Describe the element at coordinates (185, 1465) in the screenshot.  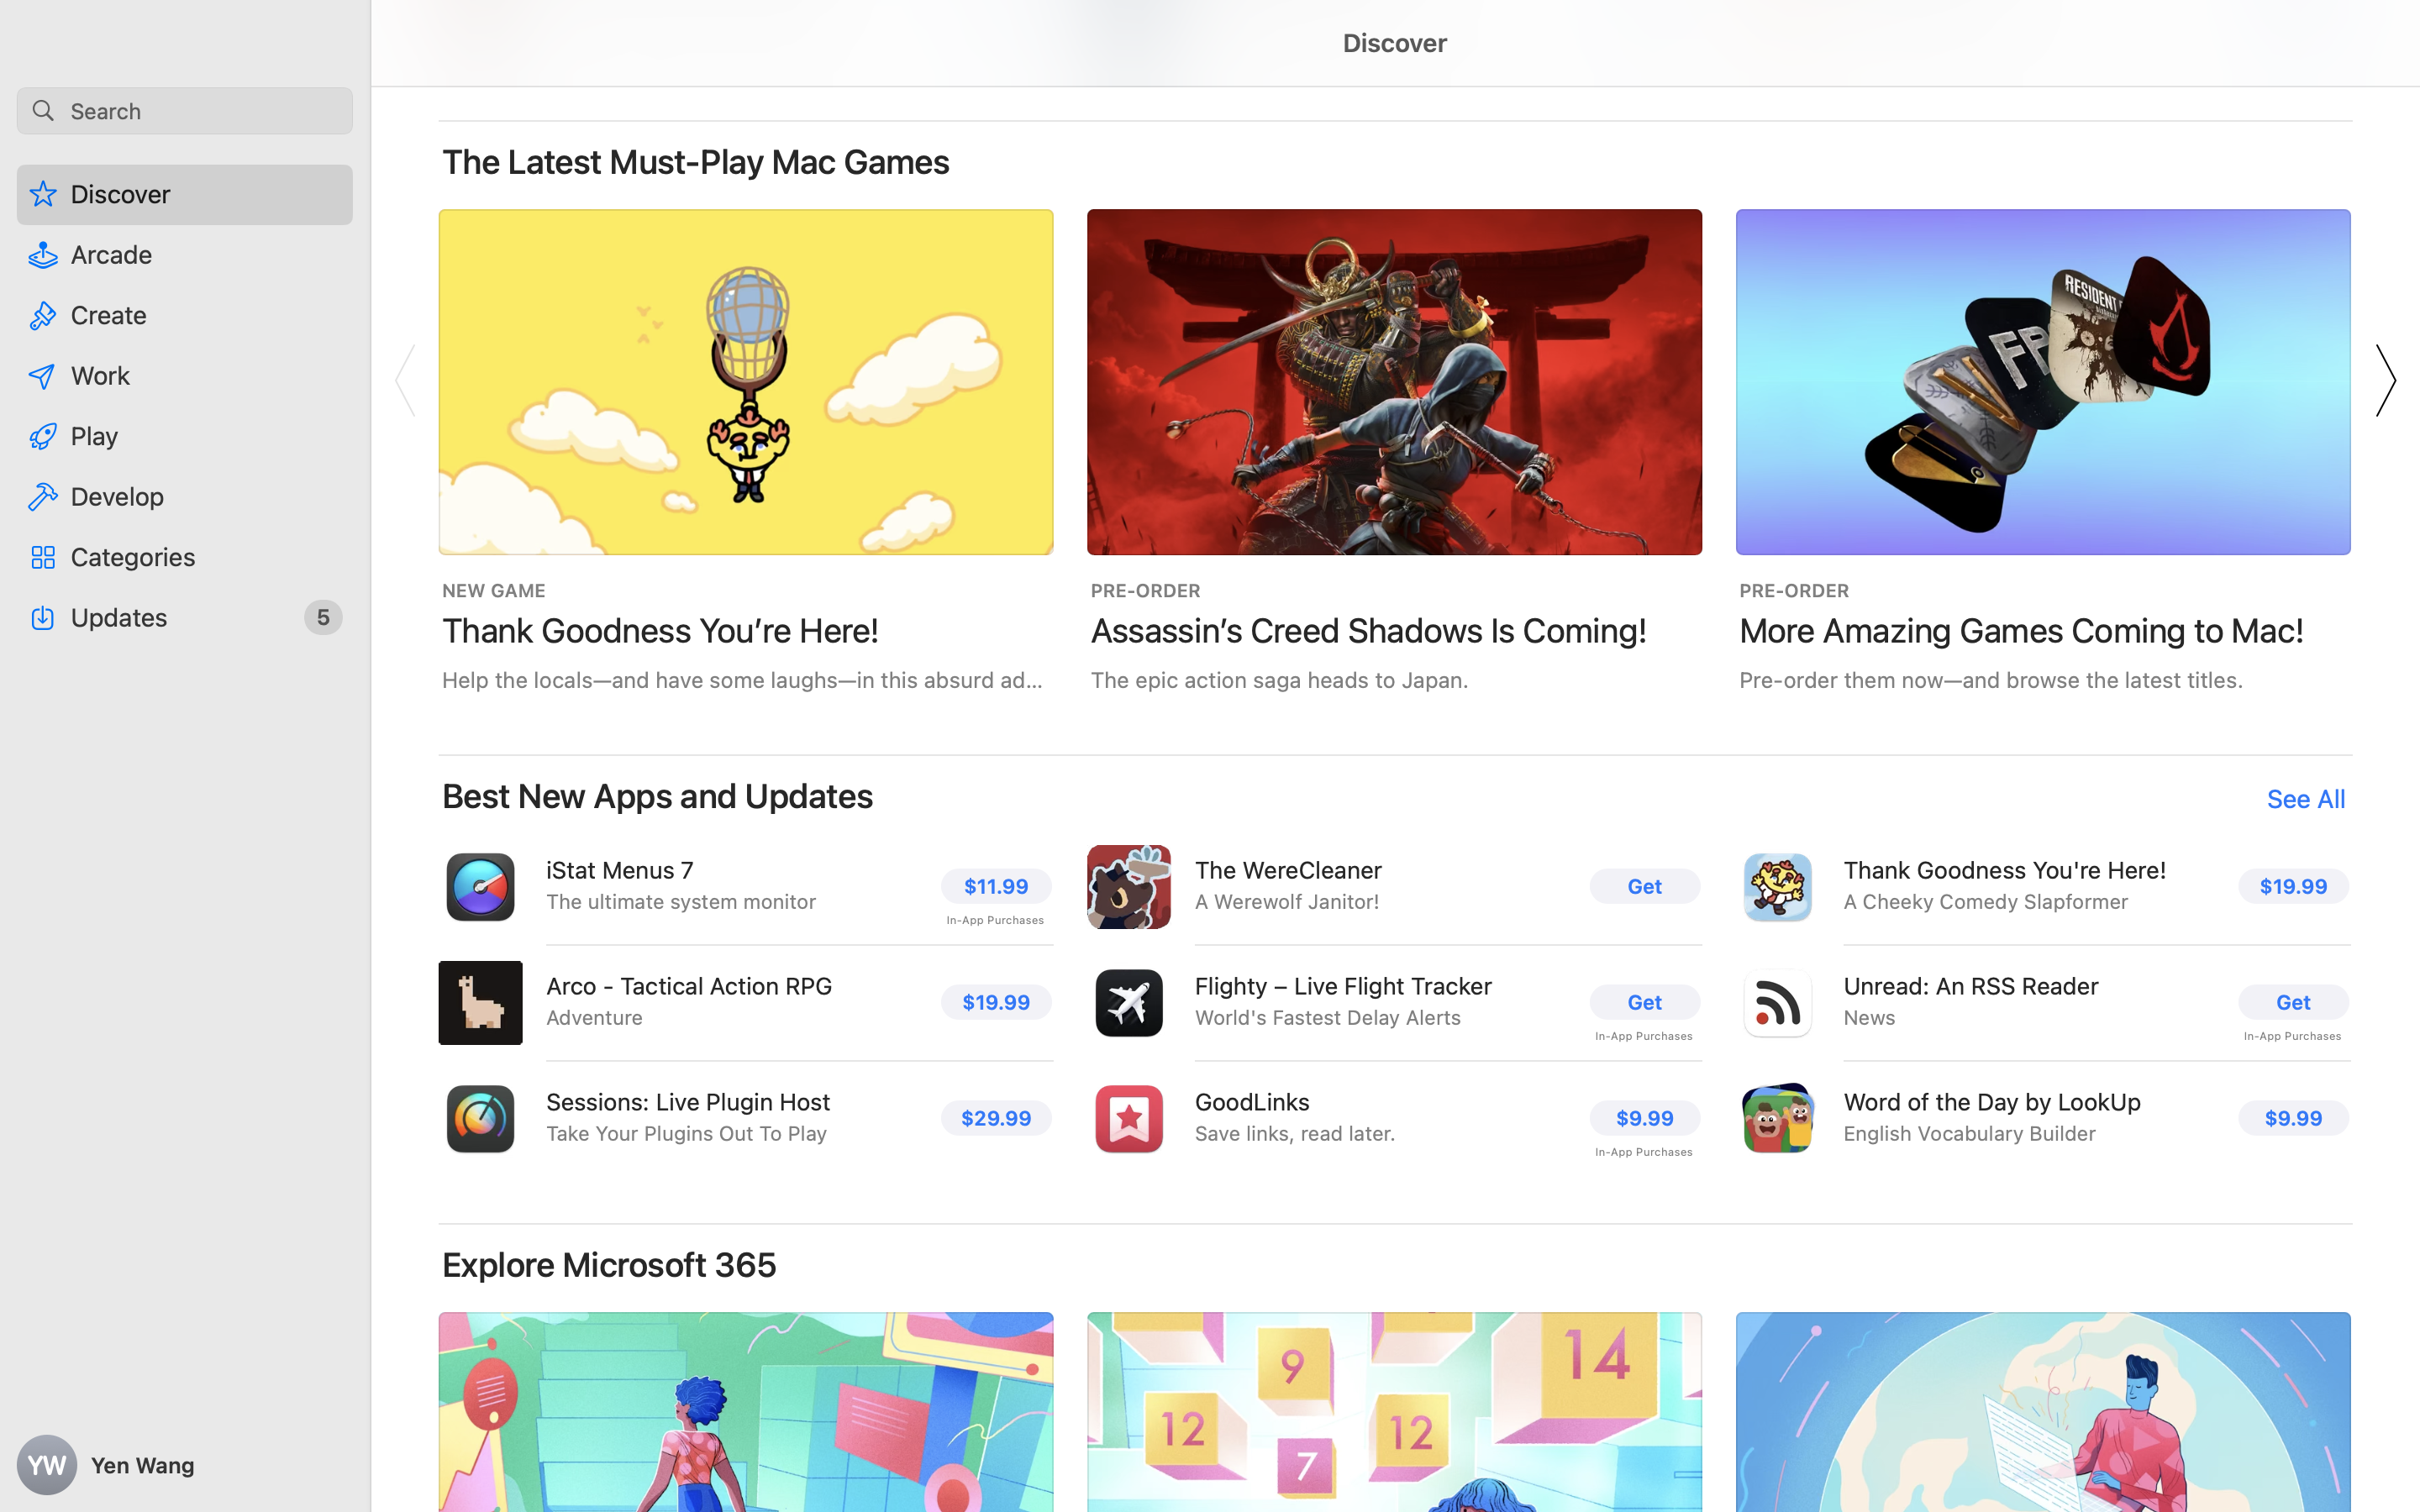
I see `'Yen Wang'` at that location.